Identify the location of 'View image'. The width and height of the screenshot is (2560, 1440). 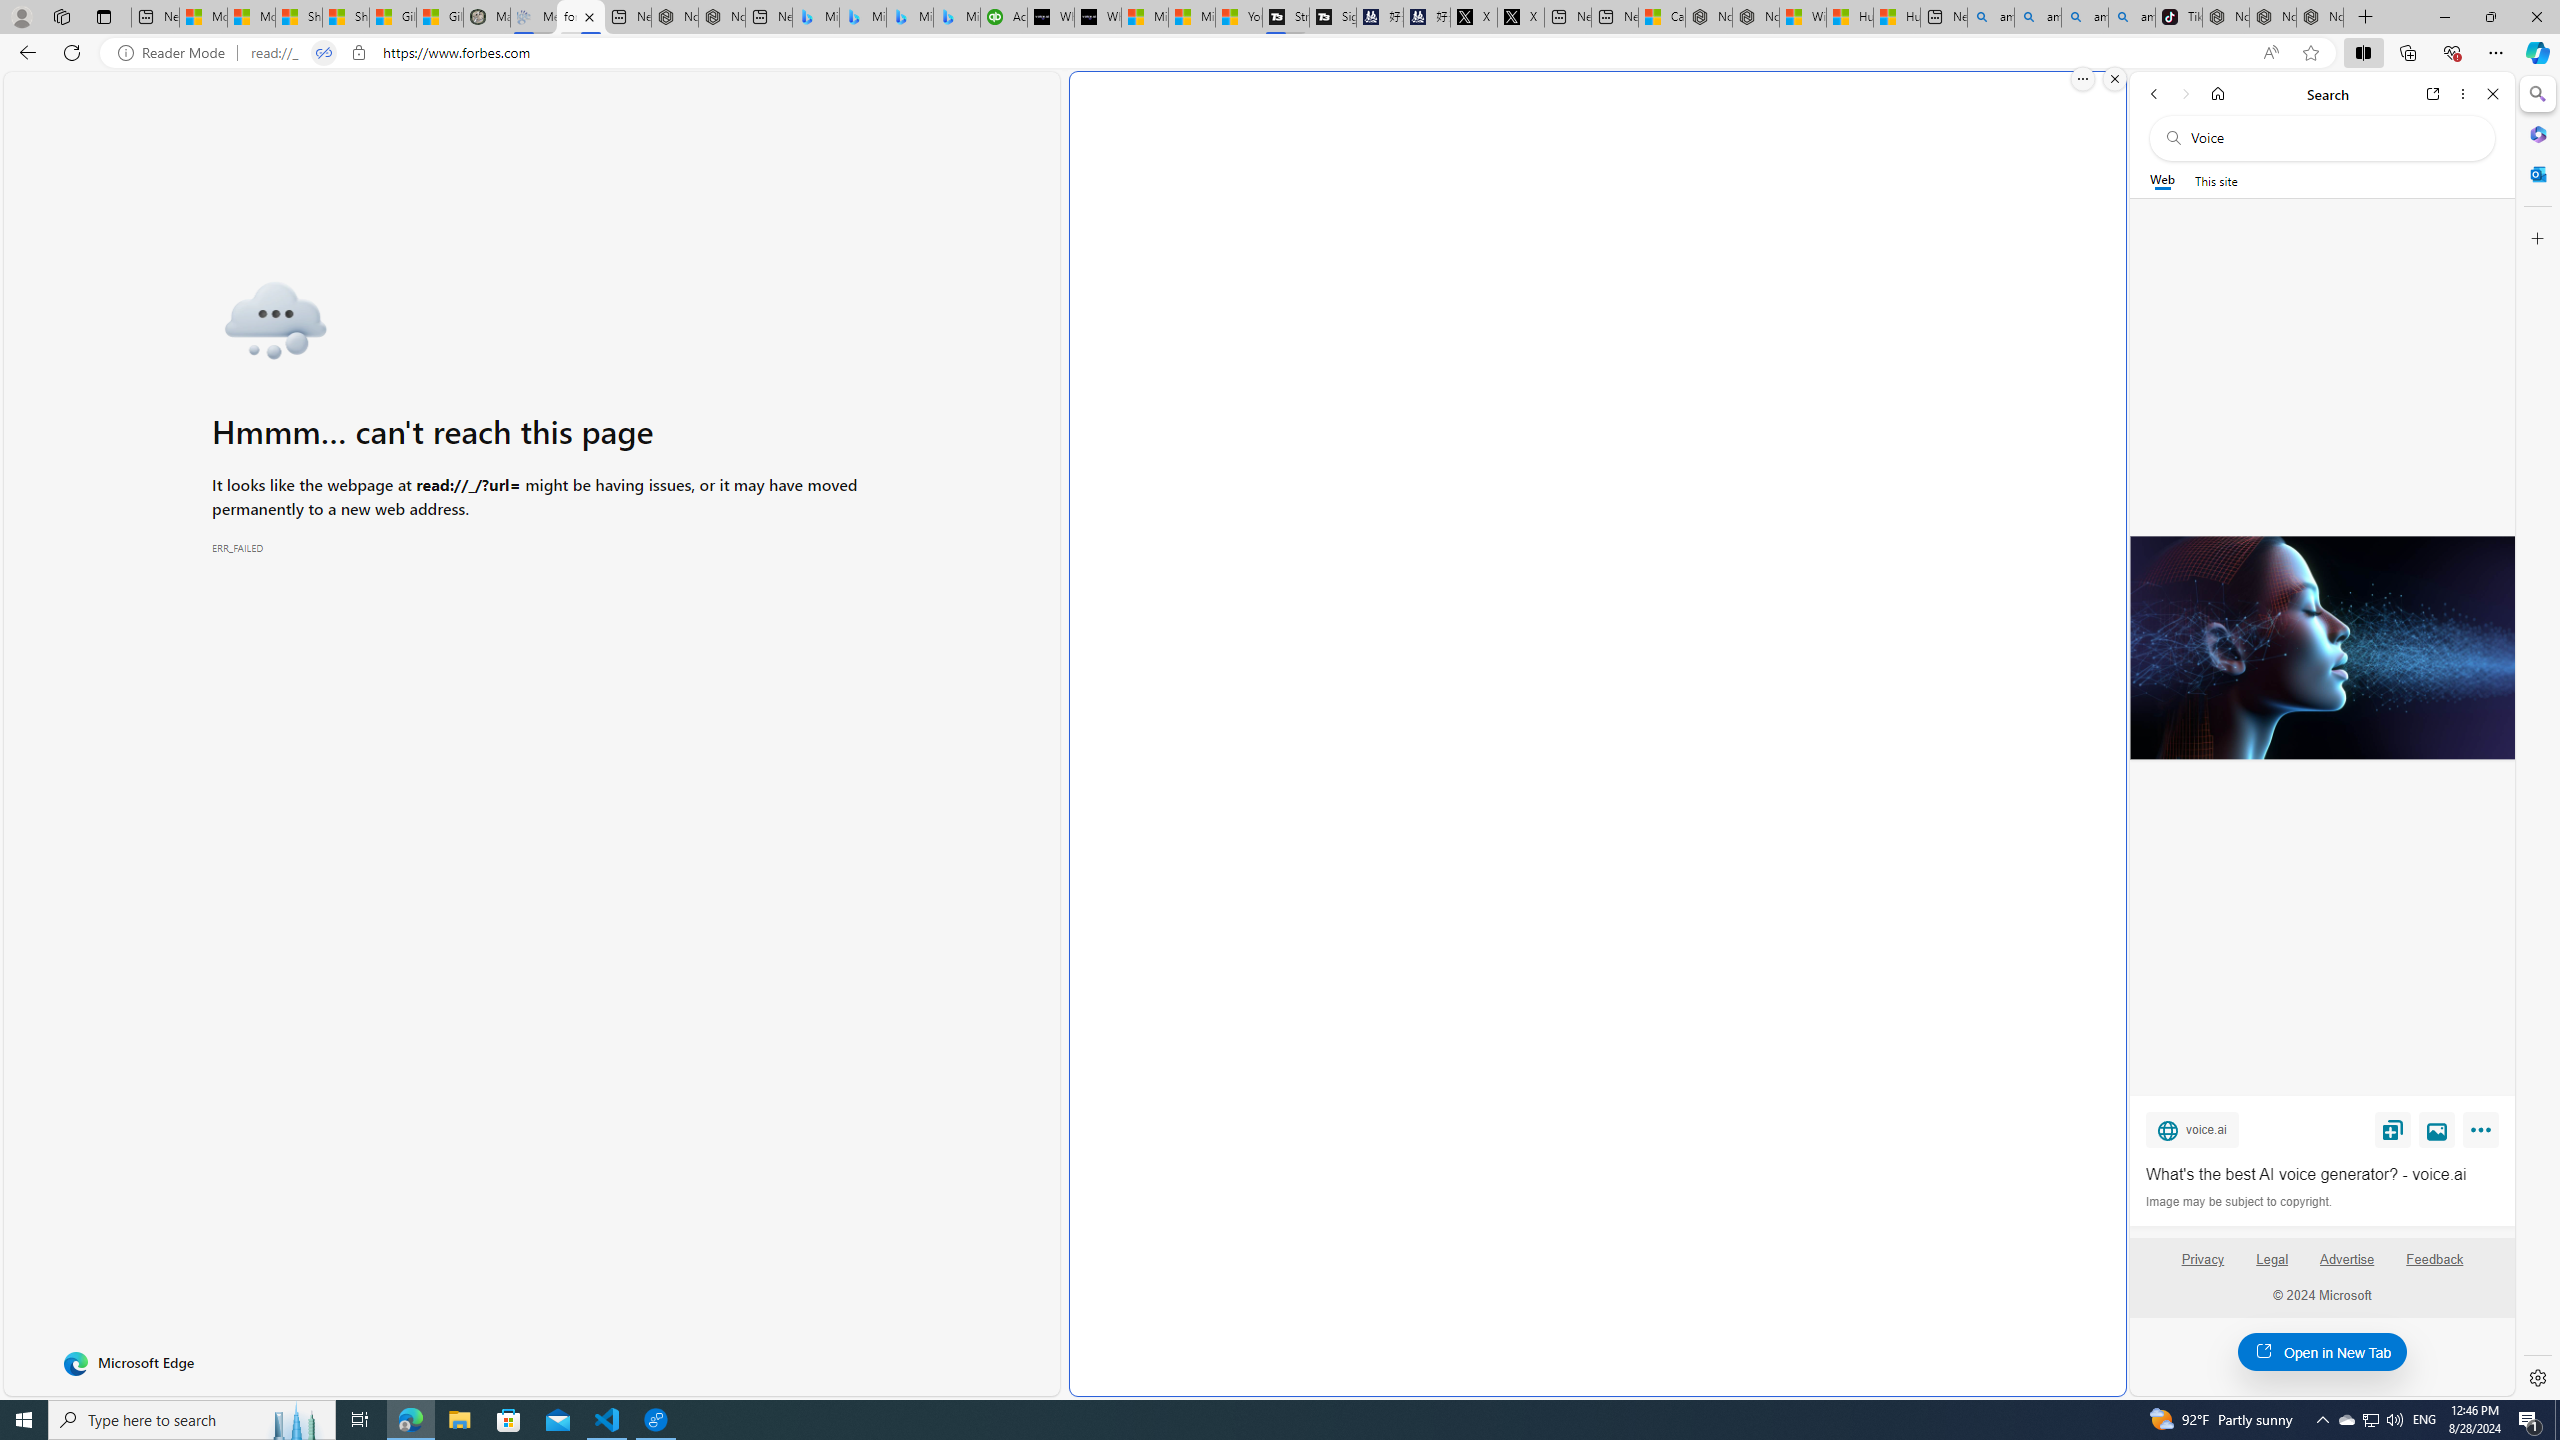
(2437, 1129).